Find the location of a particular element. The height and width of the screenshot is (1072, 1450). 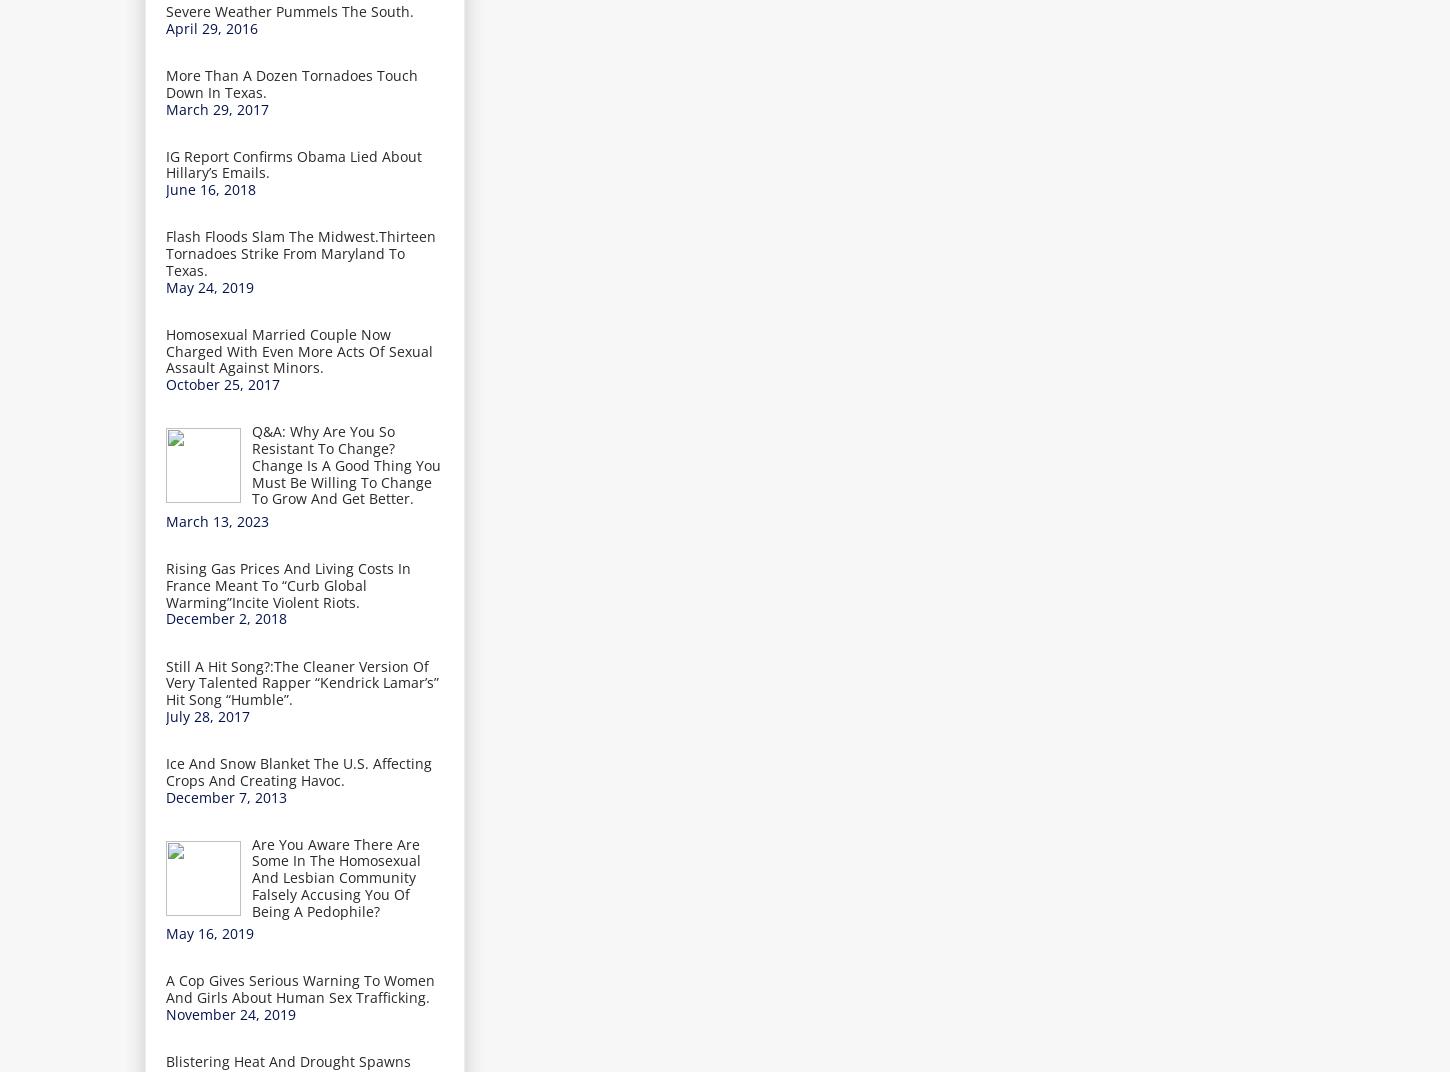

'A Cop Gives Serious Warning To Women And Girls About Human Sex Trafficking.' is located at coordinates (165, 988).